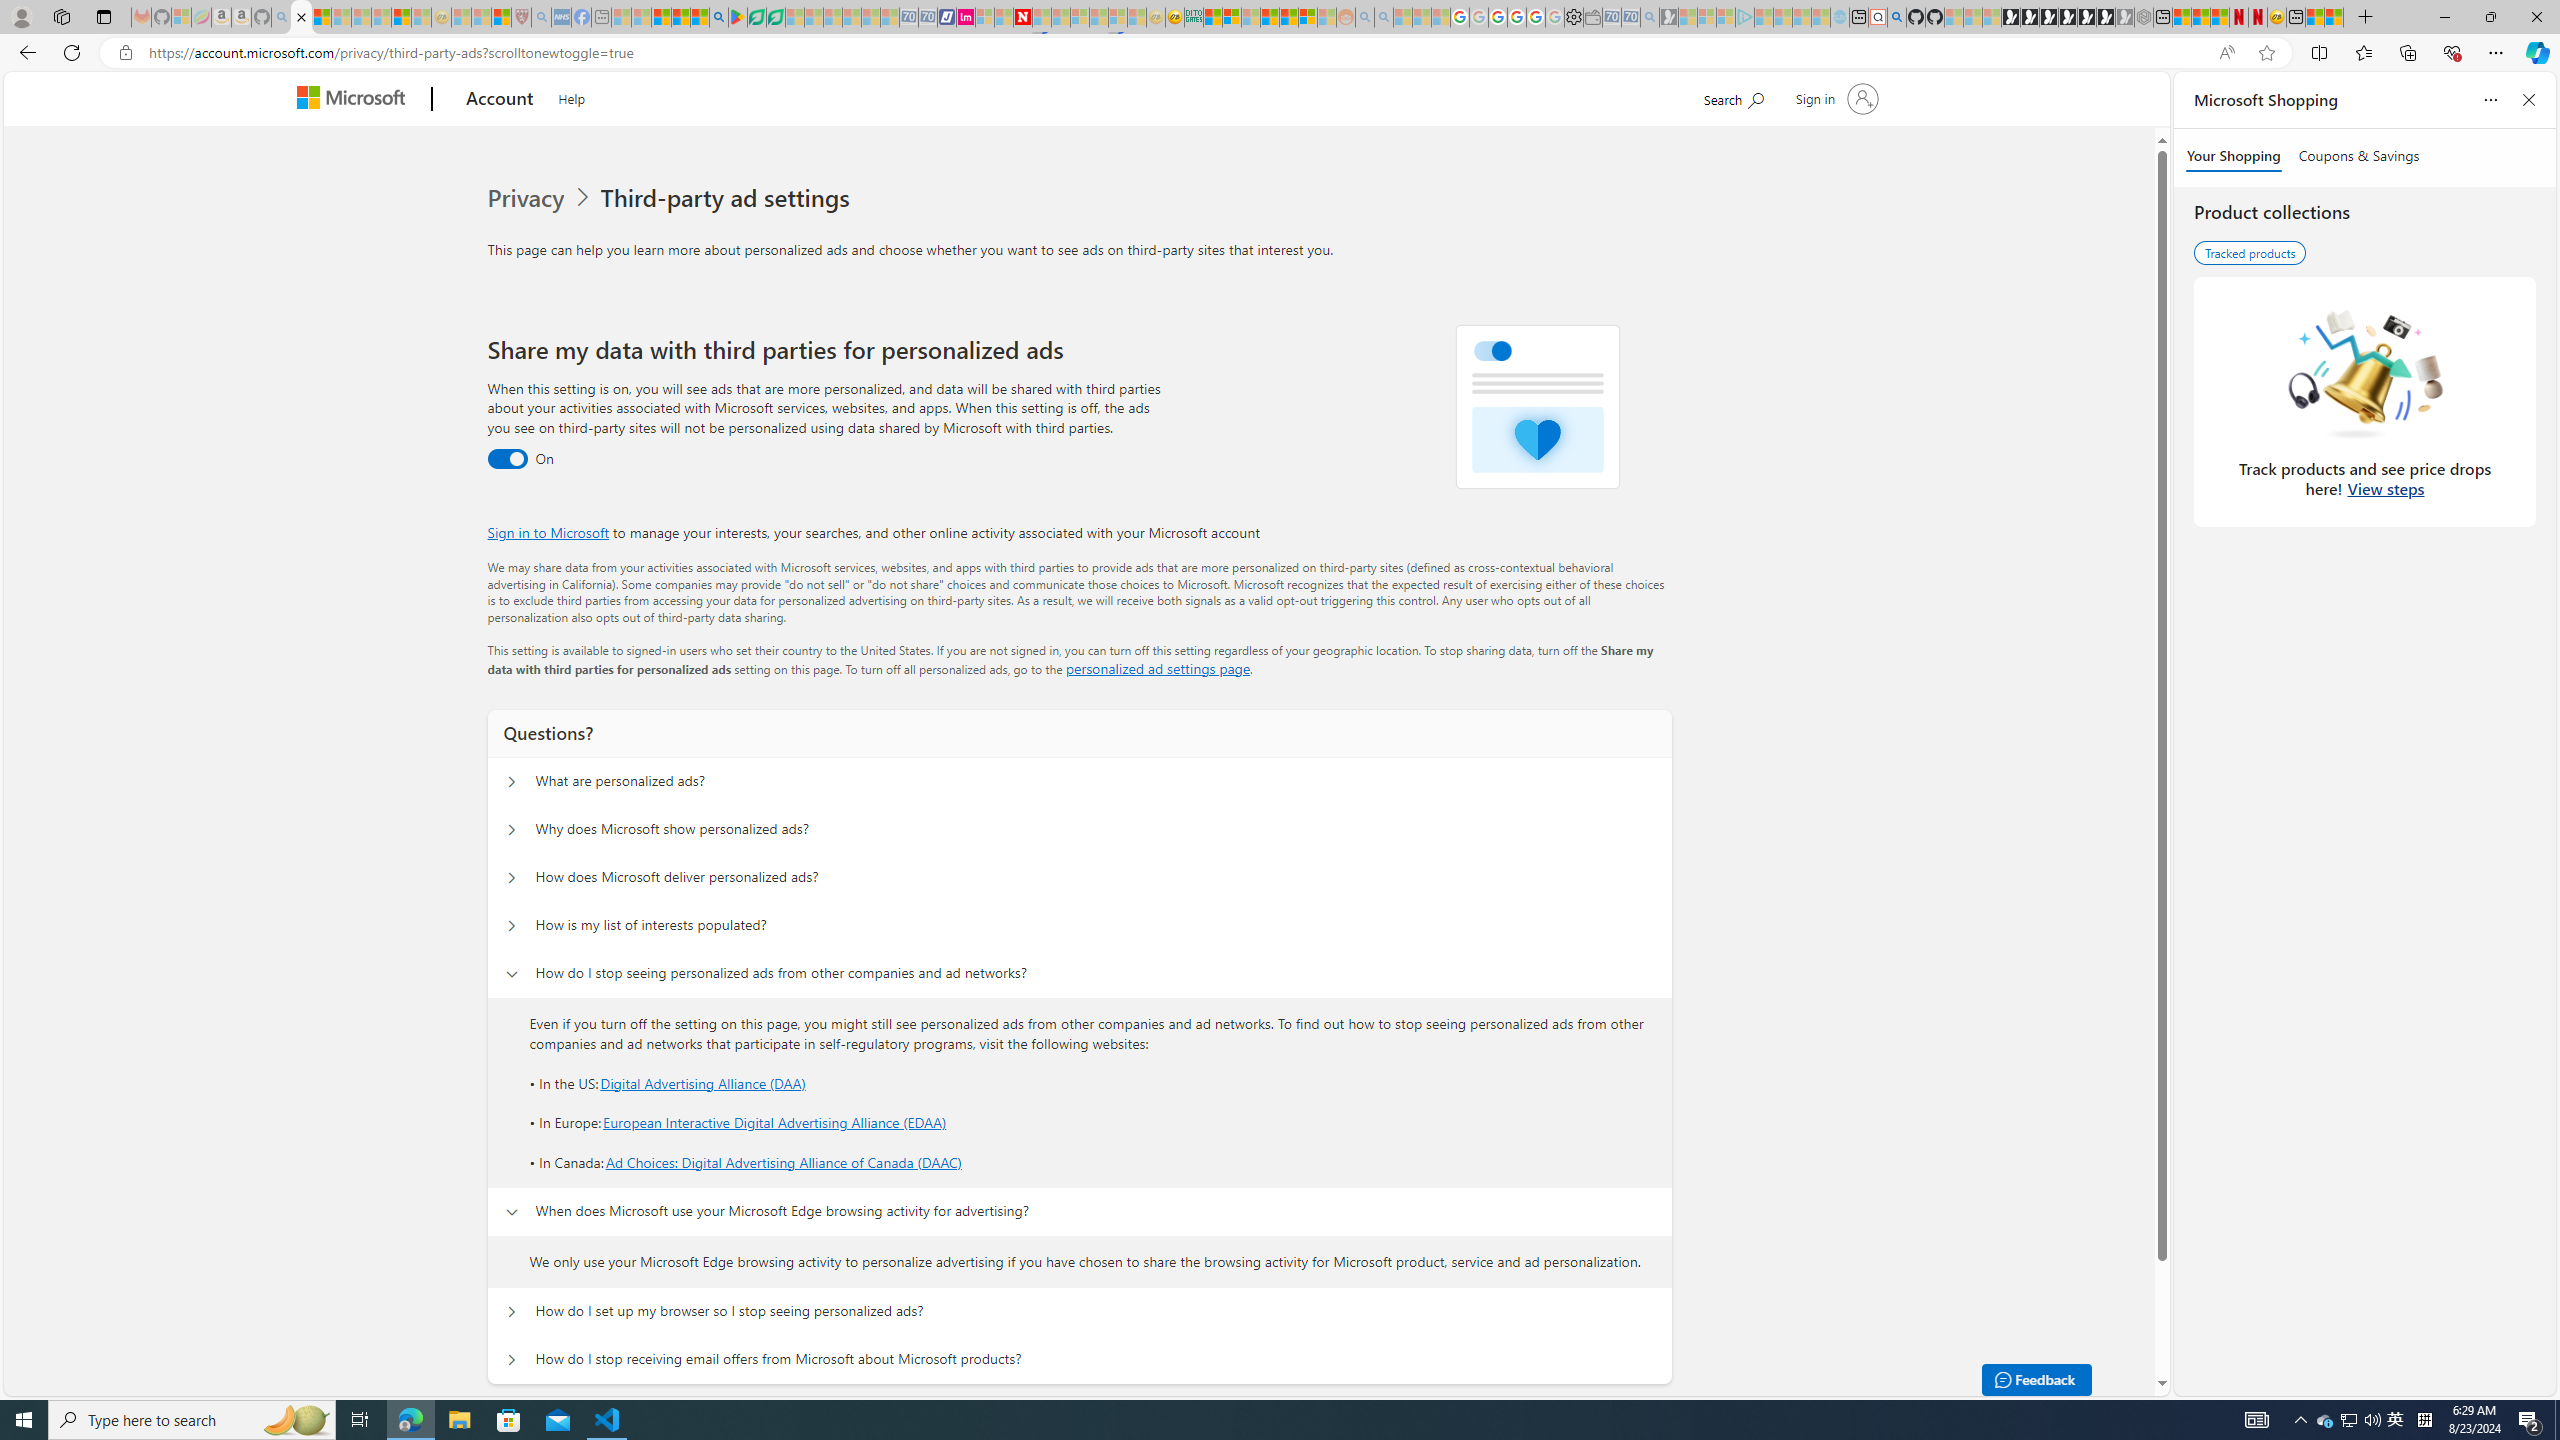  What do you see at coordinates (757, 16) in the screenshot?
I see `'Terms of Use Agreement'` at bounding box center [757, 16].